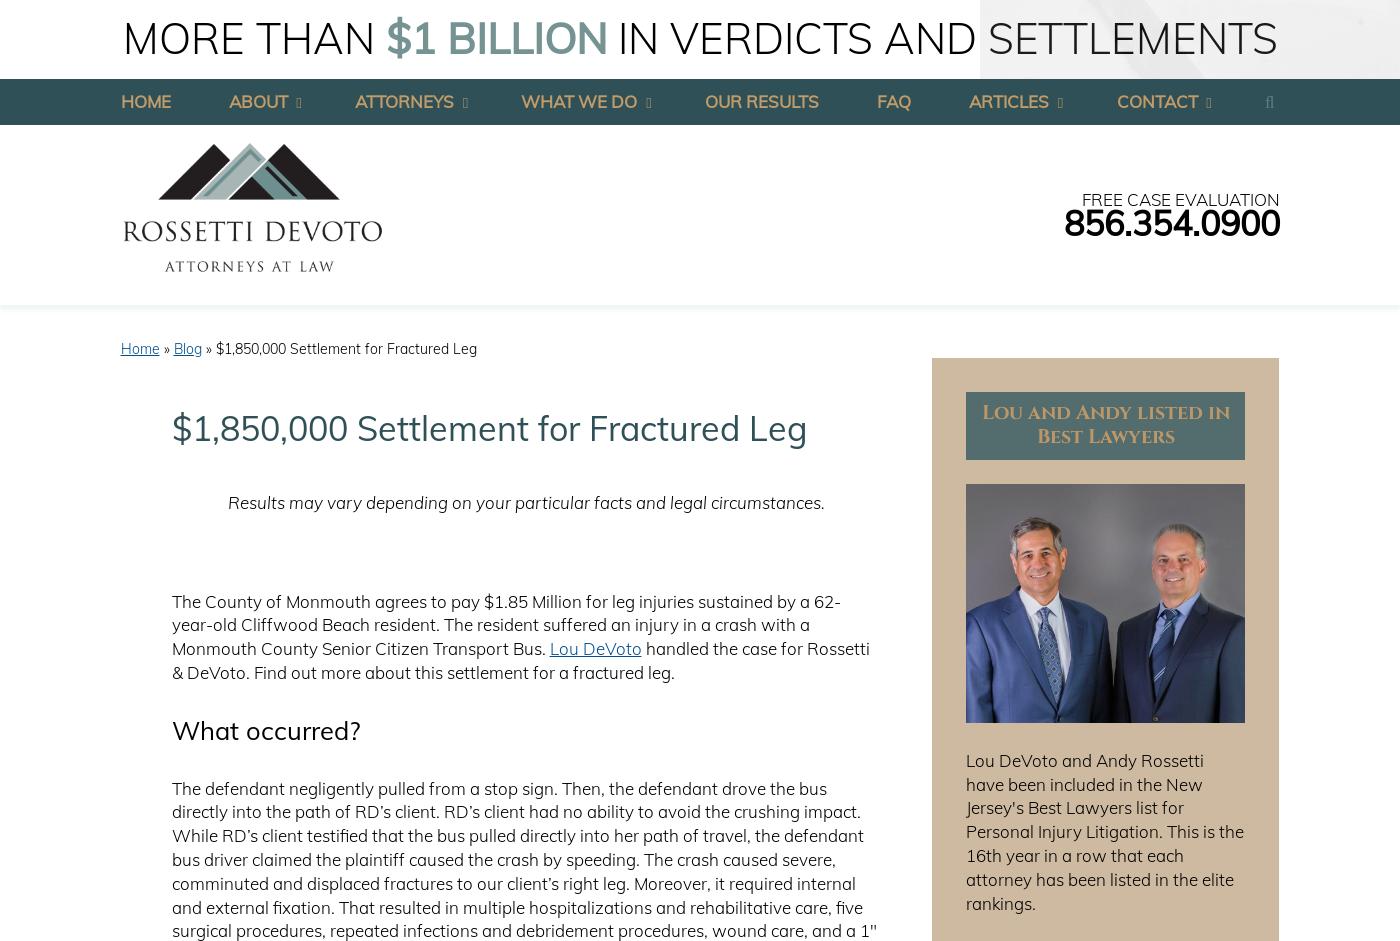  I want to click on 'What occurred?', so click(265, 729).